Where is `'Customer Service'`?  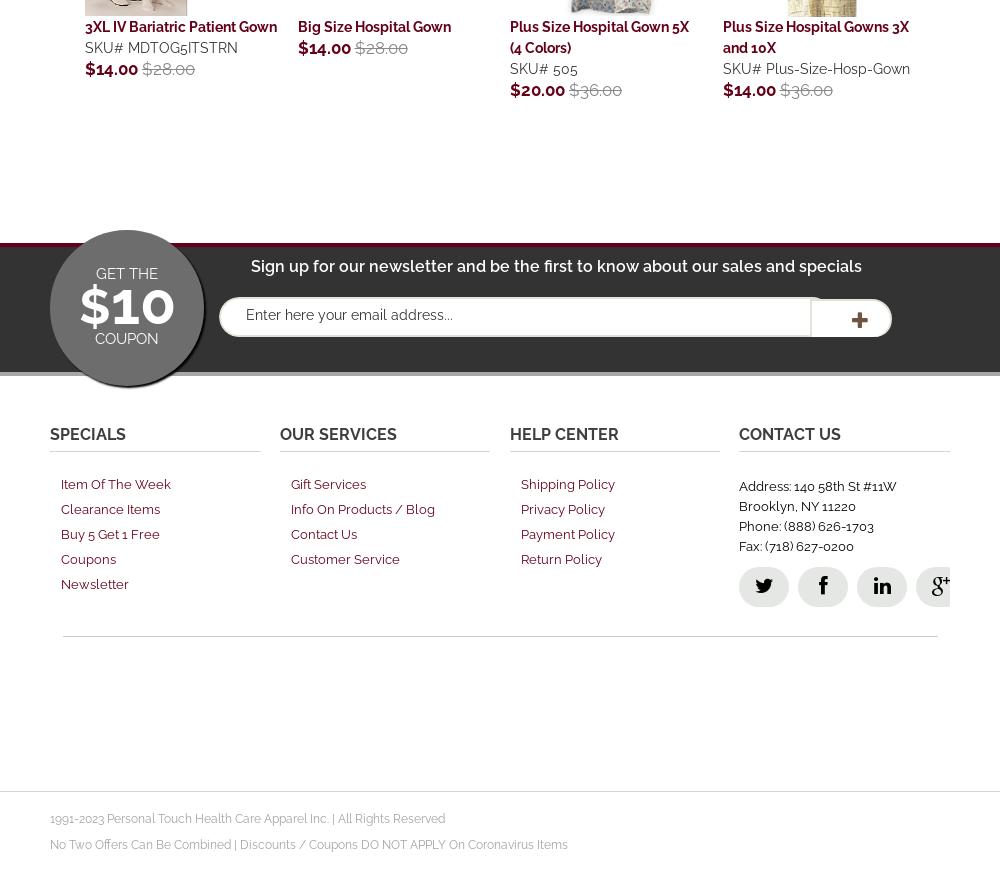
'Customer Service' is located at coordinates (290, 558).